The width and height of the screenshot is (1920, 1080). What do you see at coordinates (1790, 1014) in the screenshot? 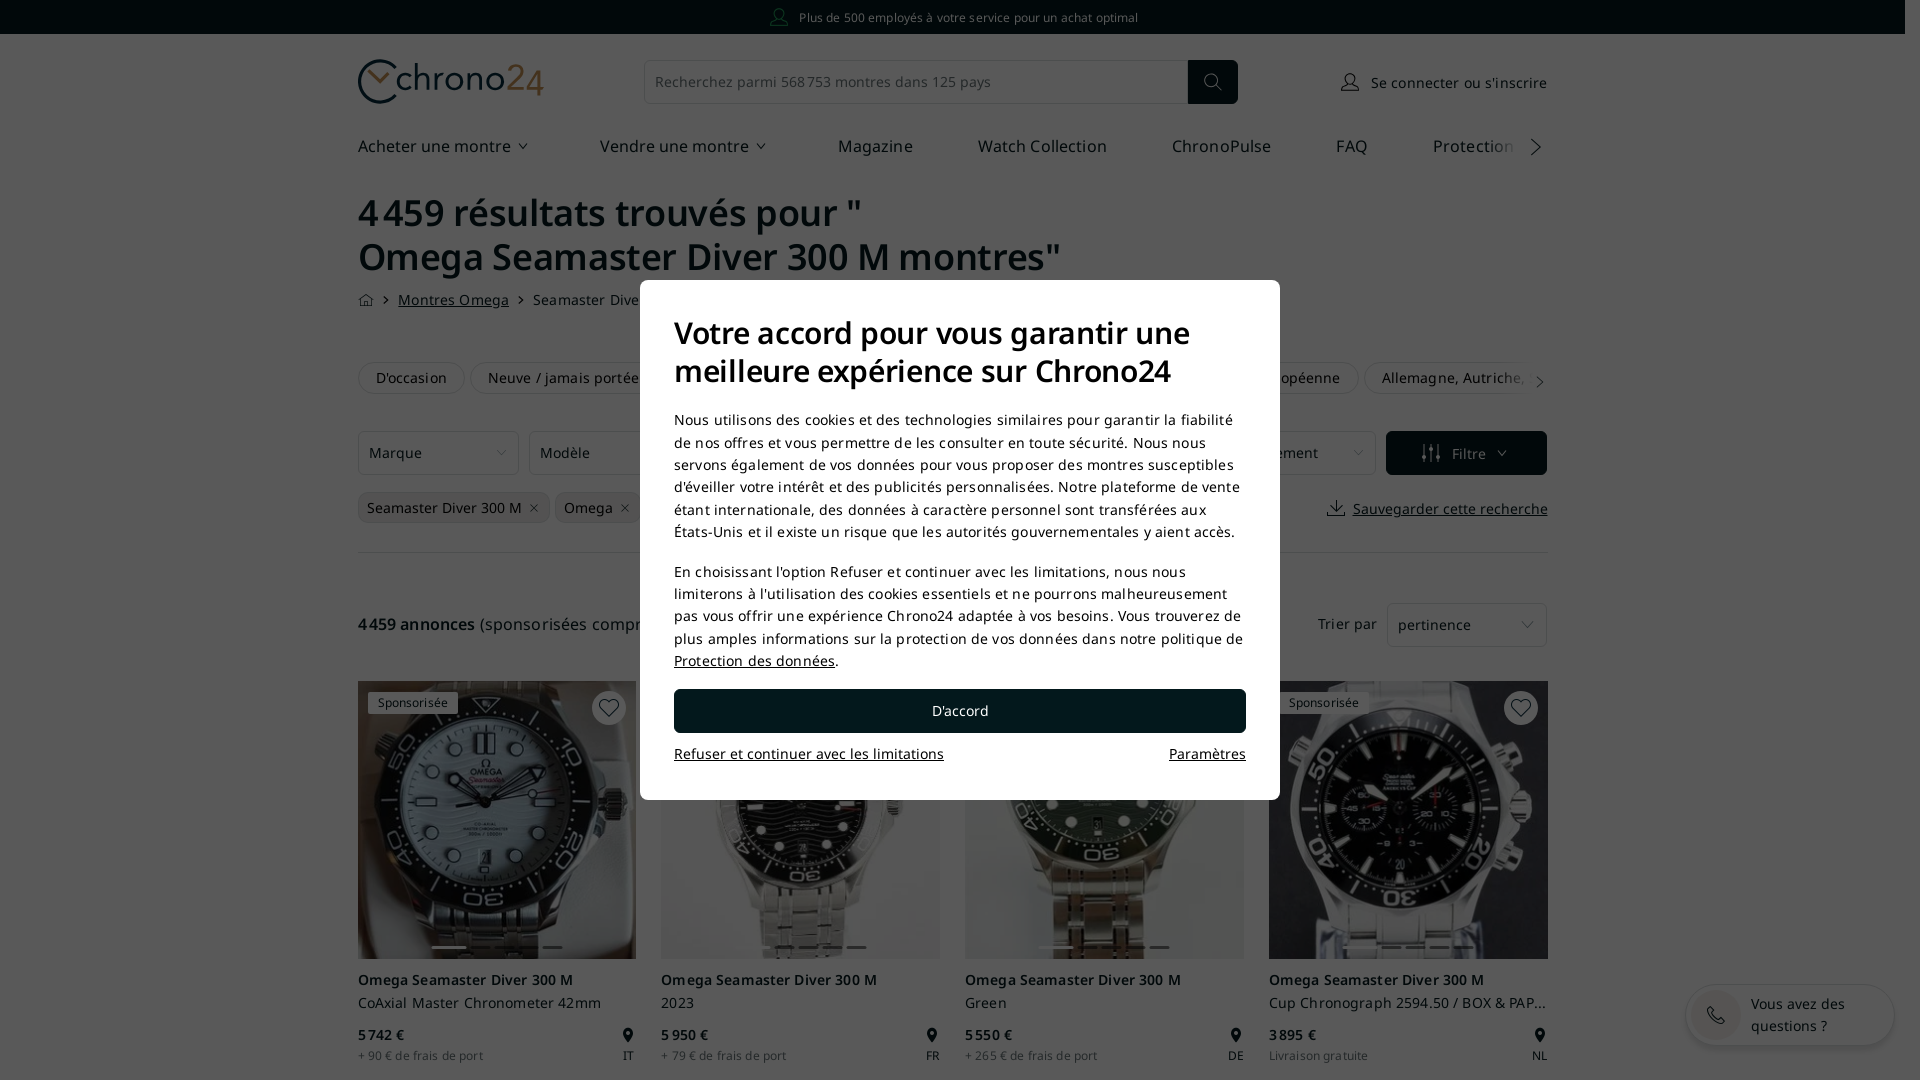
I see `'Vous avez des questions ?'` at bounding box center [1790, 1014].